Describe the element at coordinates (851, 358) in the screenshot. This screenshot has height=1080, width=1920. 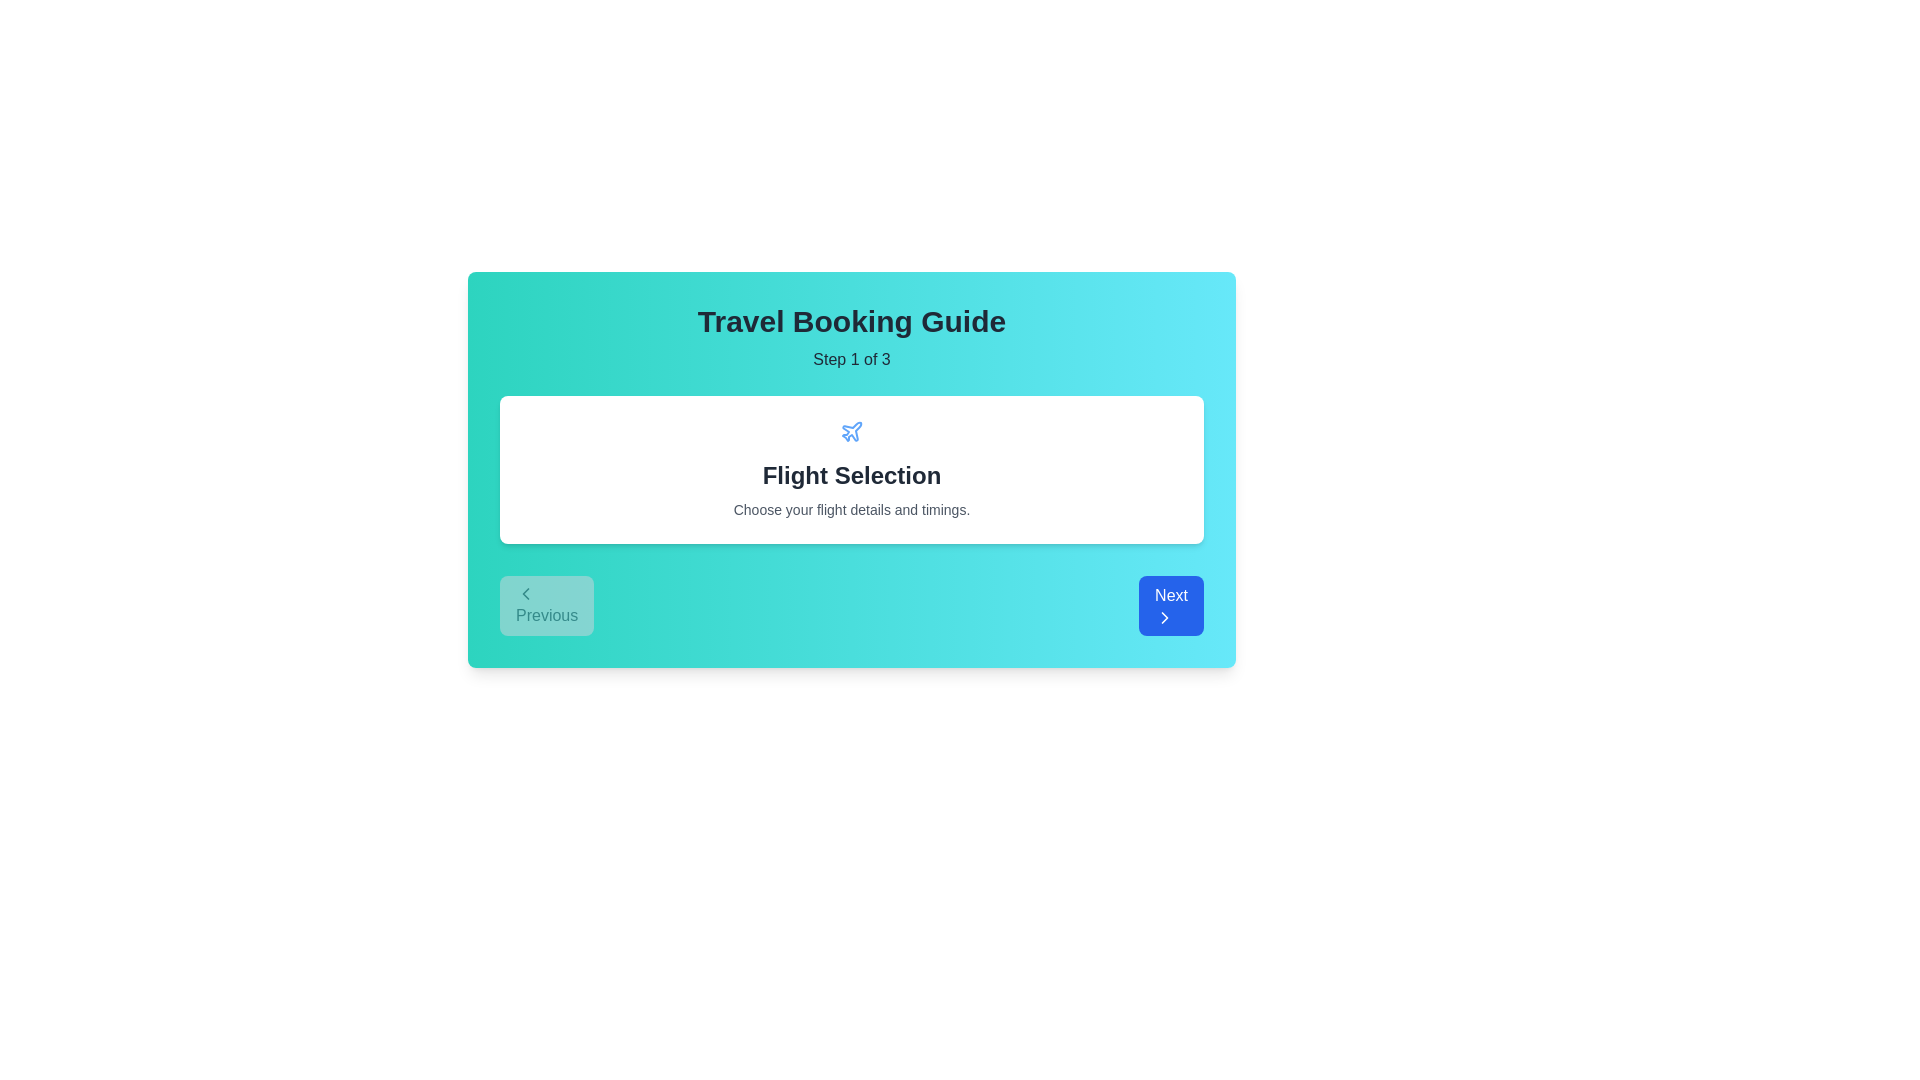
I see `the text label displaying 'Step 1 of 3', which is centered beneath the header 'Travel Booking Guide' and has contrasting black text on a turquoise background` at that location.